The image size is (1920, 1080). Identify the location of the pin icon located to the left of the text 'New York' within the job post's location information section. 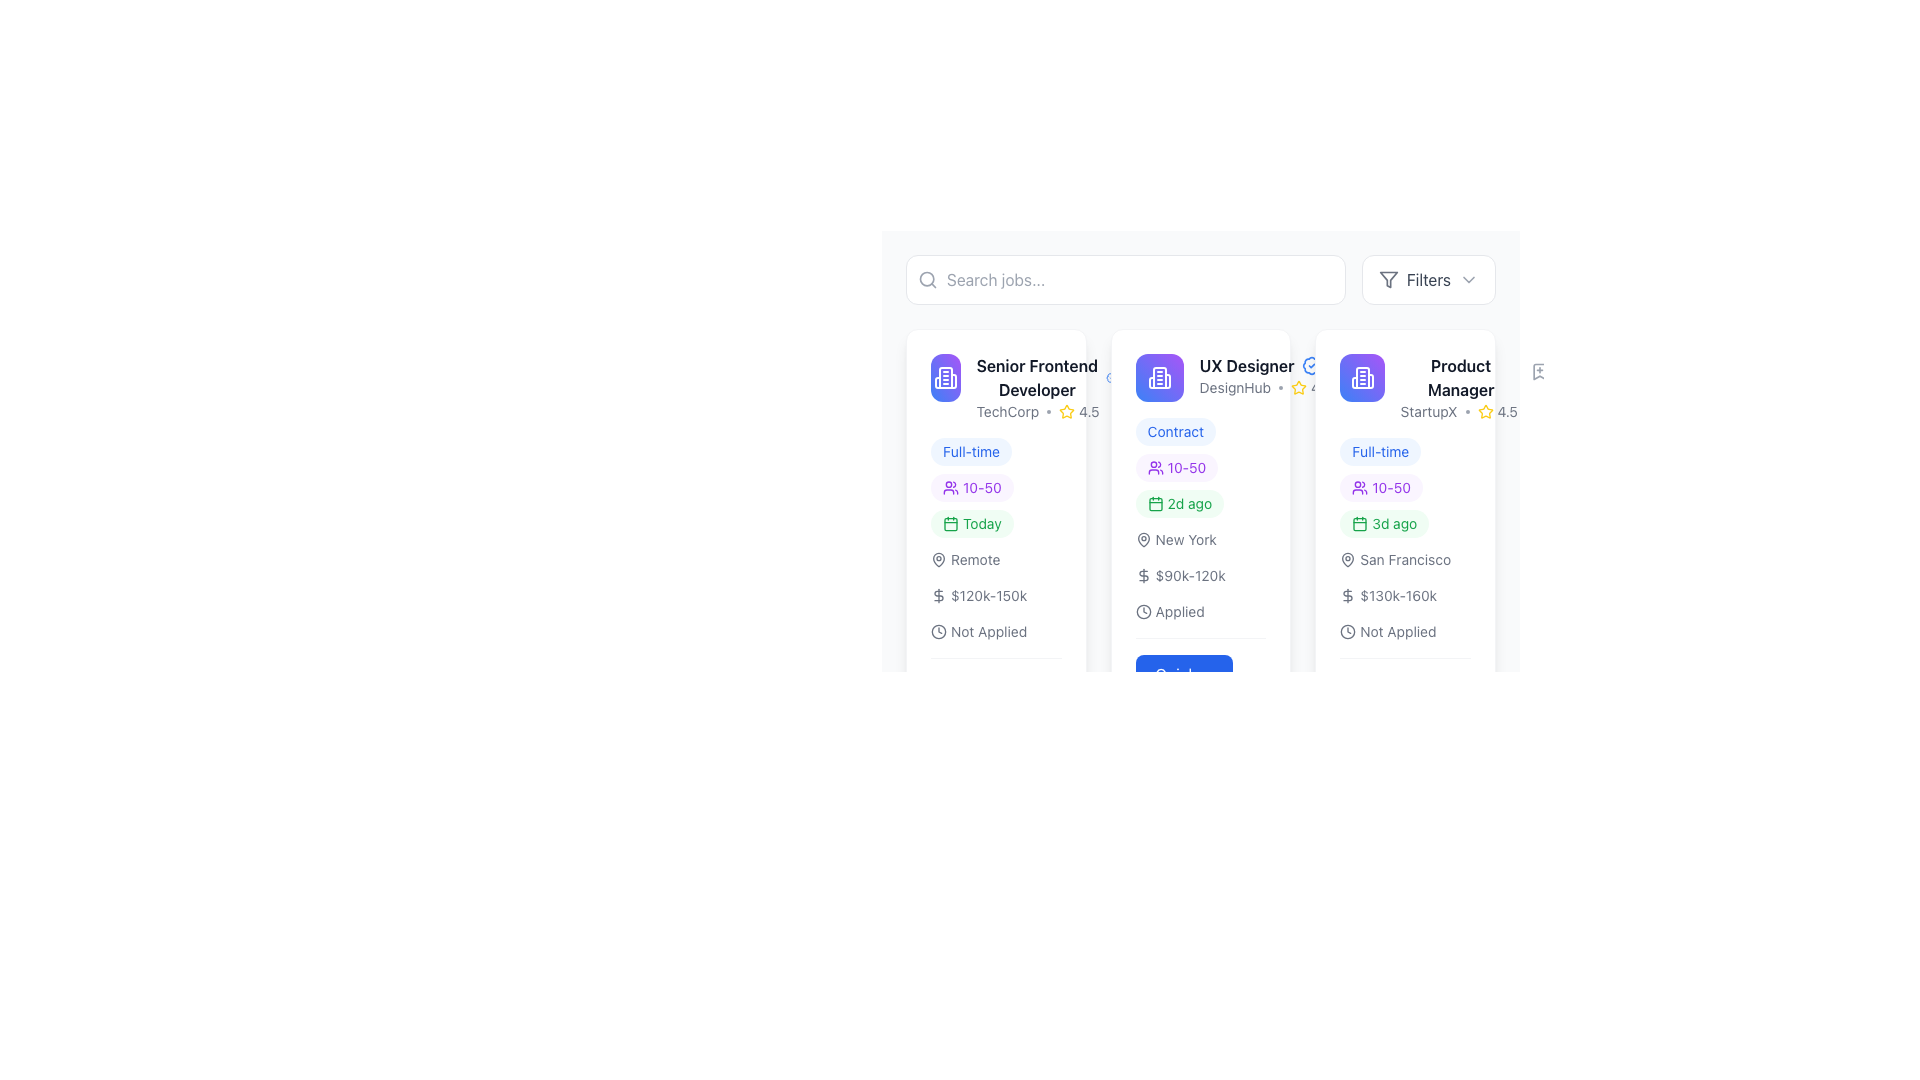
(1143, 540).